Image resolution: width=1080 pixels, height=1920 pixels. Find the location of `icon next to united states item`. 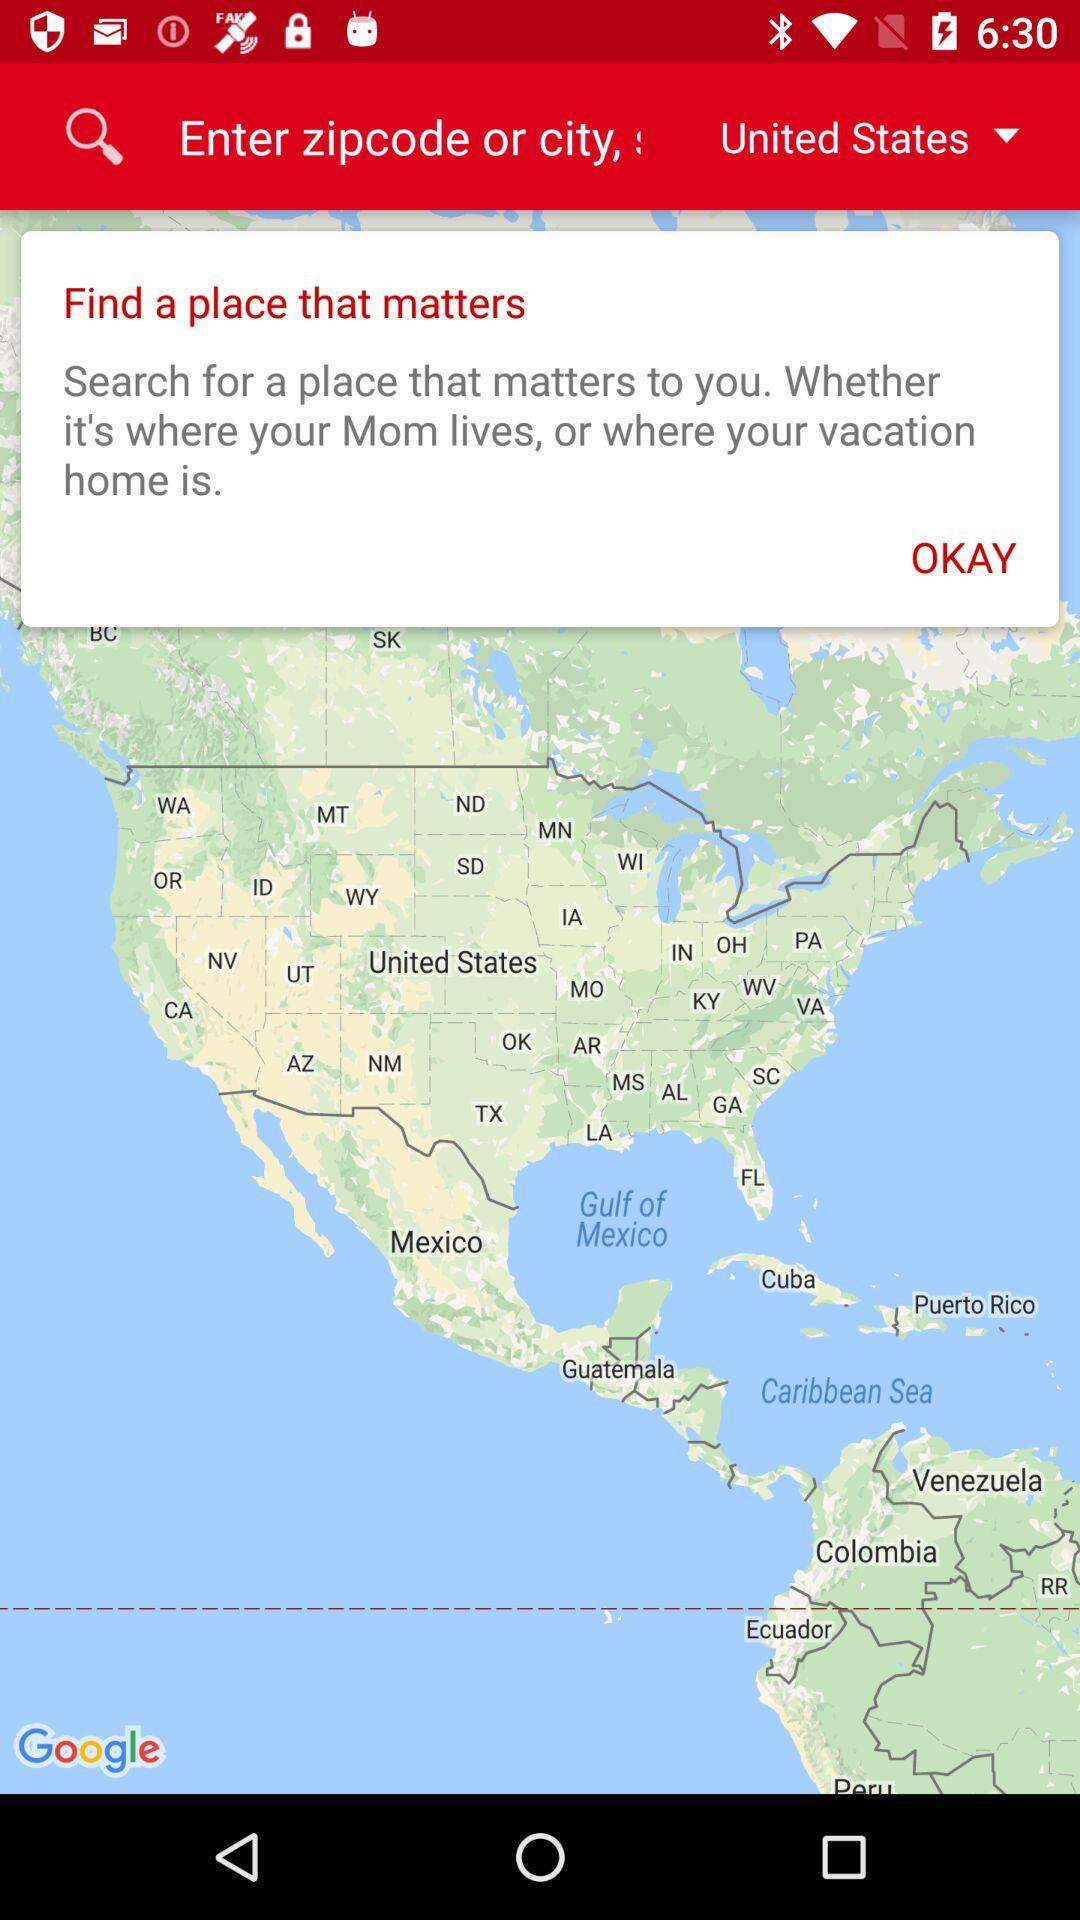

icon next to united states item is located at coordinates (407, 135).